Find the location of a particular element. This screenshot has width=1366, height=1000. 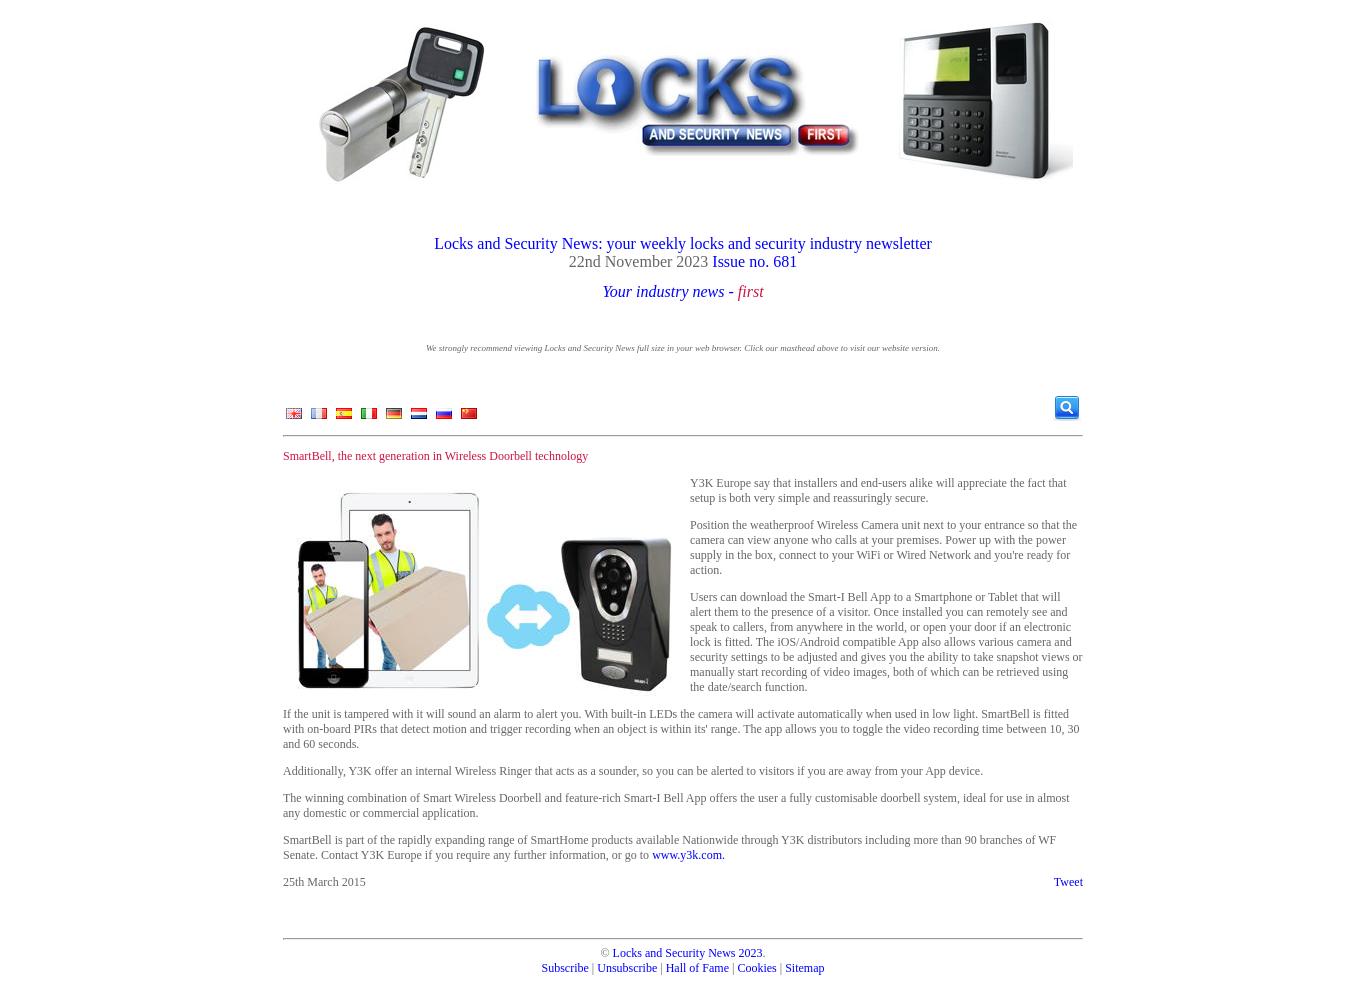

'Cookies' is located at coordinates (756, 967).